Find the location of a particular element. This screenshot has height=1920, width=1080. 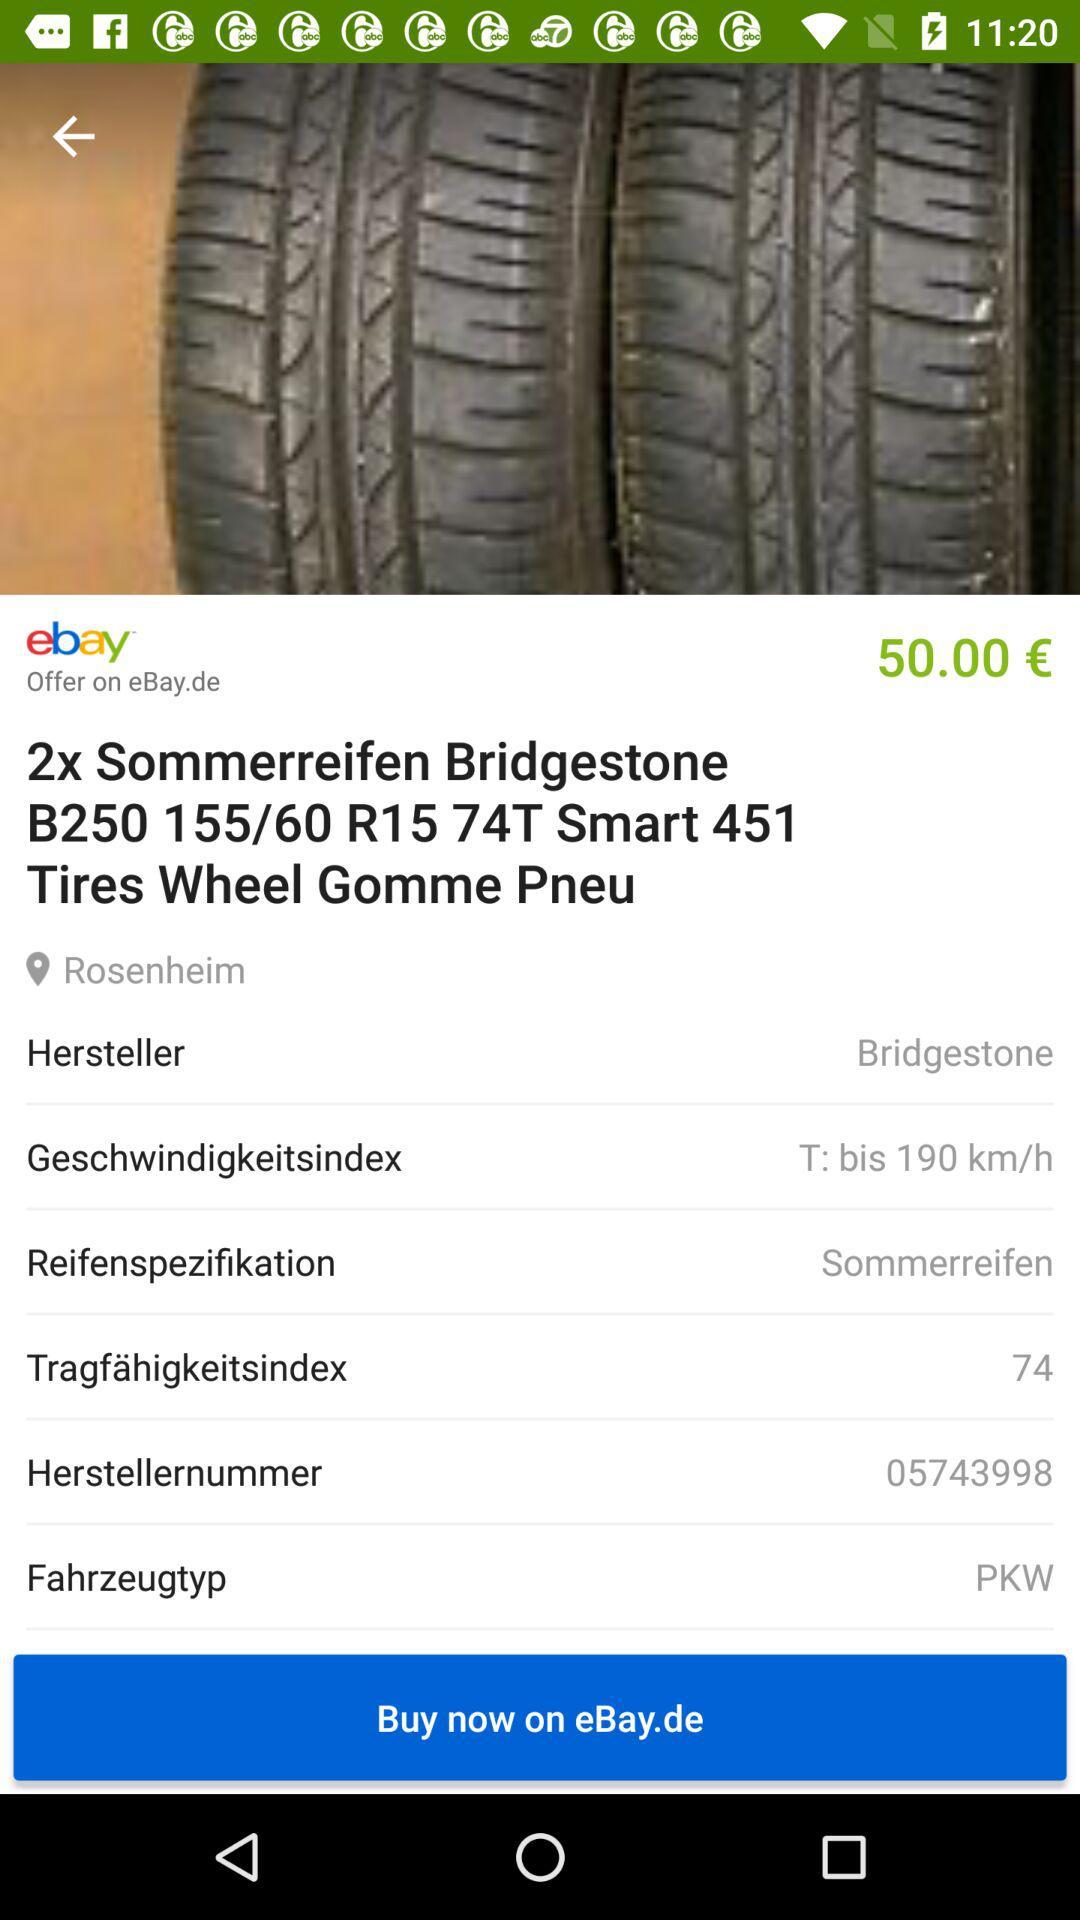

item to the right of the geschwindigkeitsindex is located at coordinates (727, 1156).